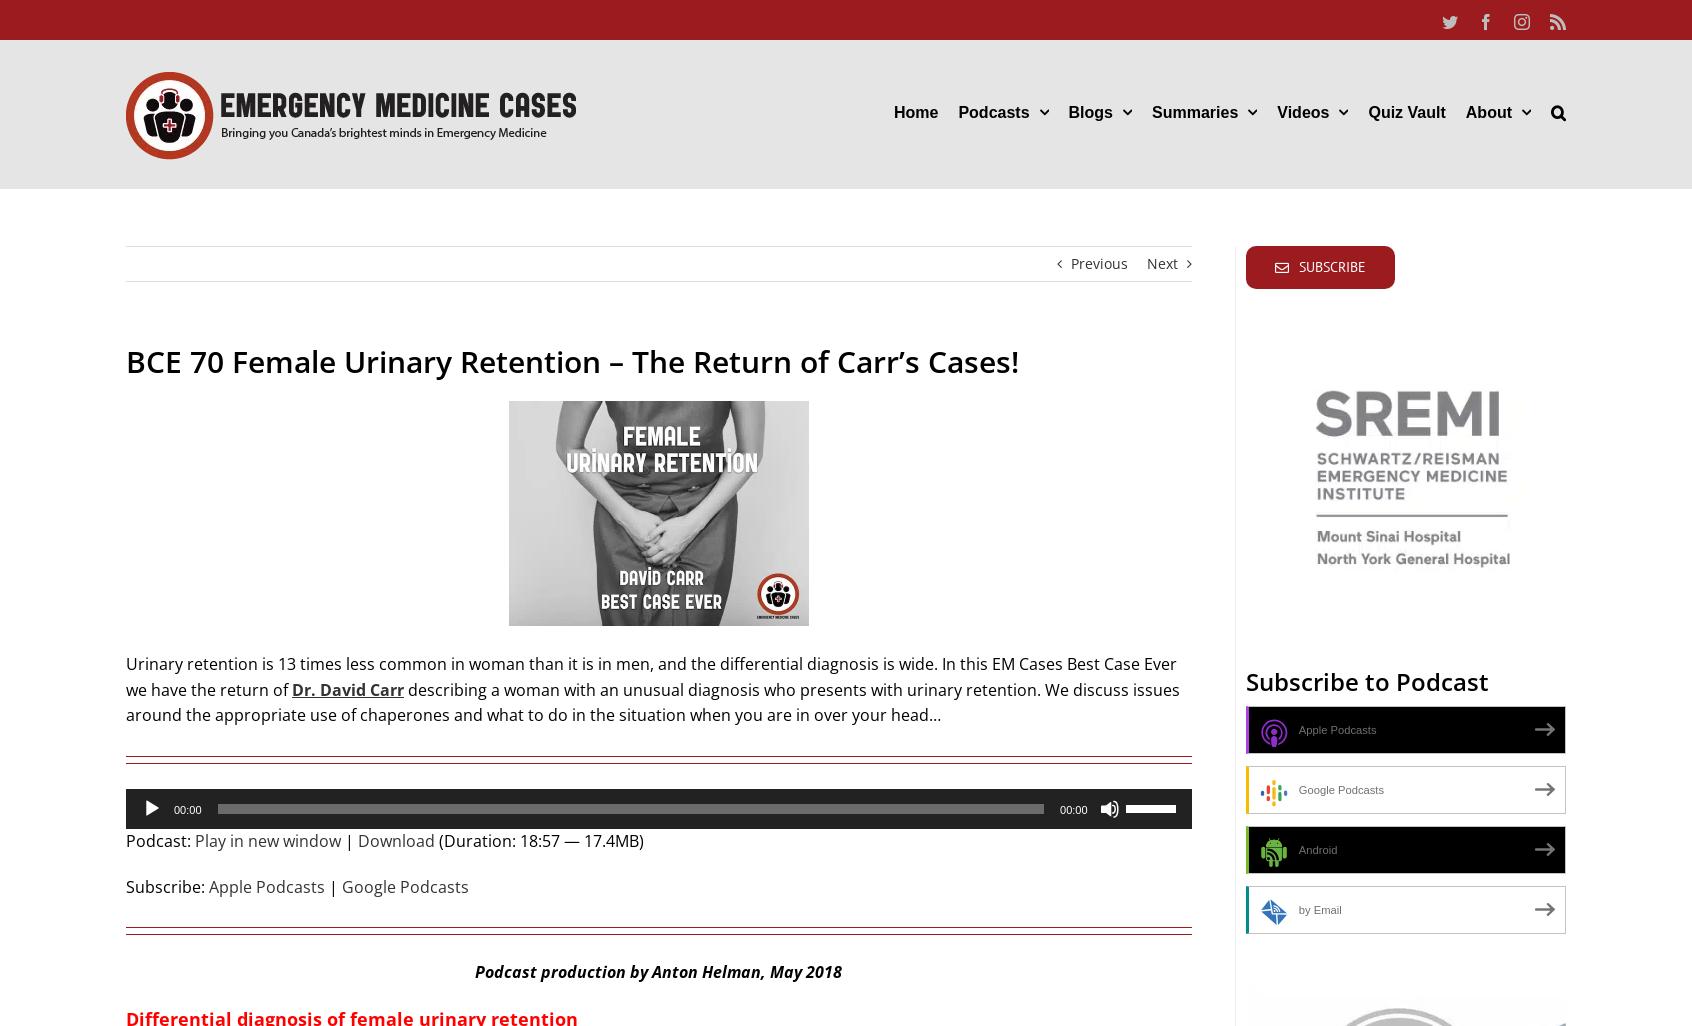 The width and height of the screenshot is (1692, 1026). I want to click on 'describing a woman with an unusual diagnosis who presents with urinary retention. We discuss issues around the appropriate use of chaperones and what to do in the situation when you are in over your head…', so click(652, 702).